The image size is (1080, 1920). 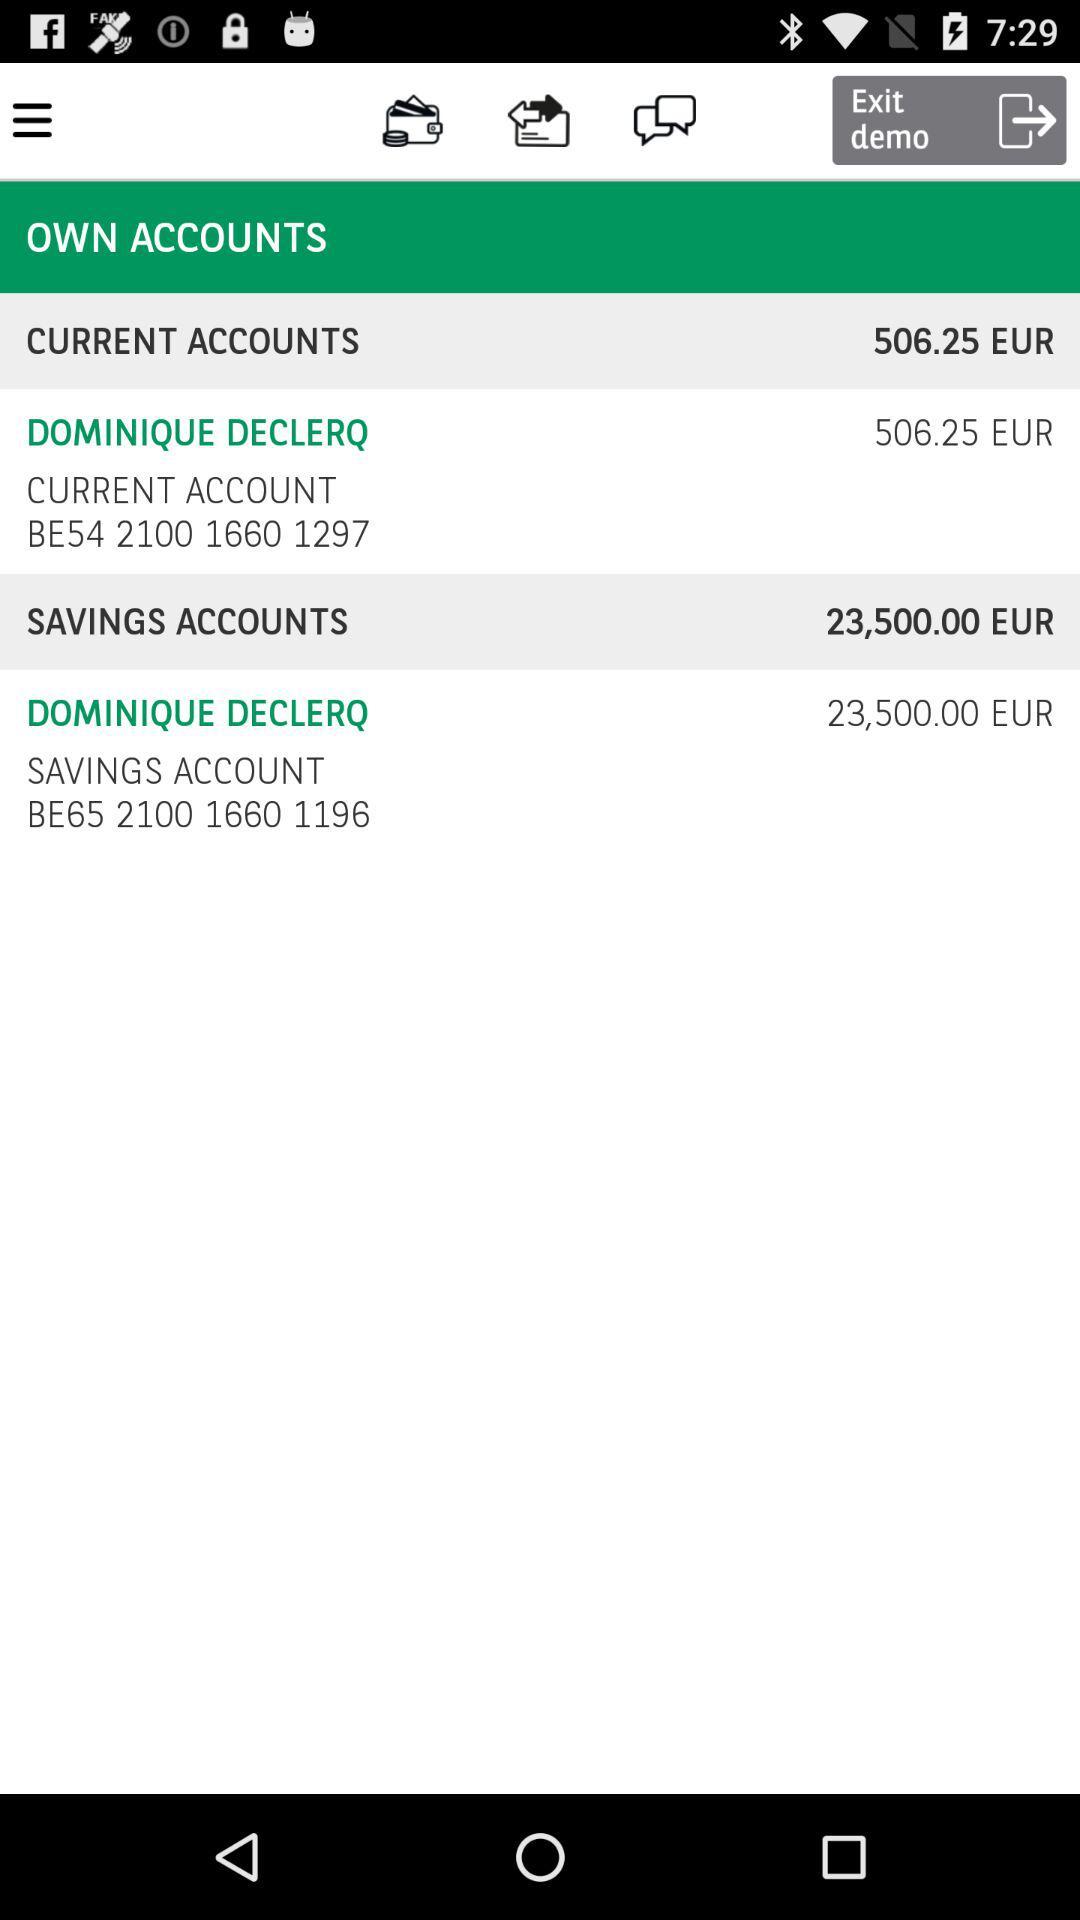 What do you see at coordinates (181, 490) in the screenshot?
I see `current account item` at bounding box center [181, 490].